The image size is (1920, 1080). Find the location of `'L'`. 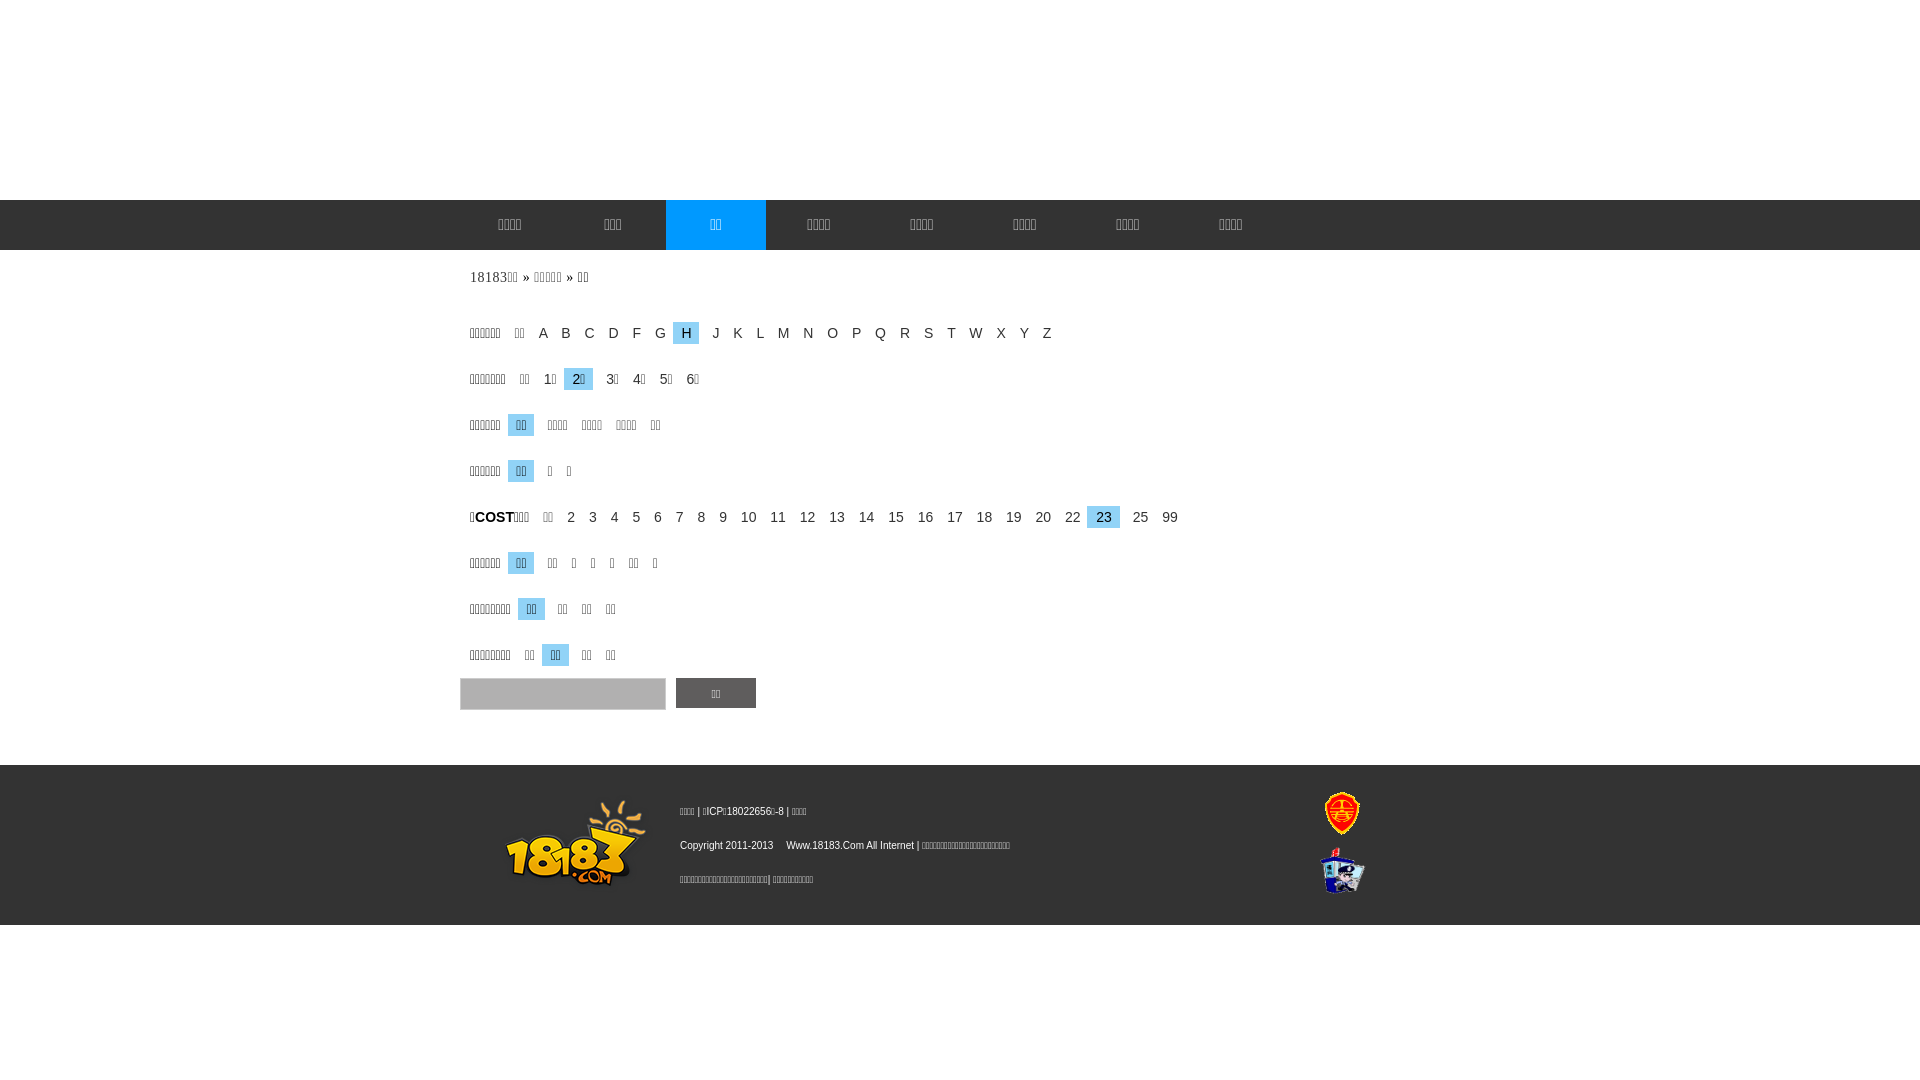

'L' is located at coordinates (746, 331).